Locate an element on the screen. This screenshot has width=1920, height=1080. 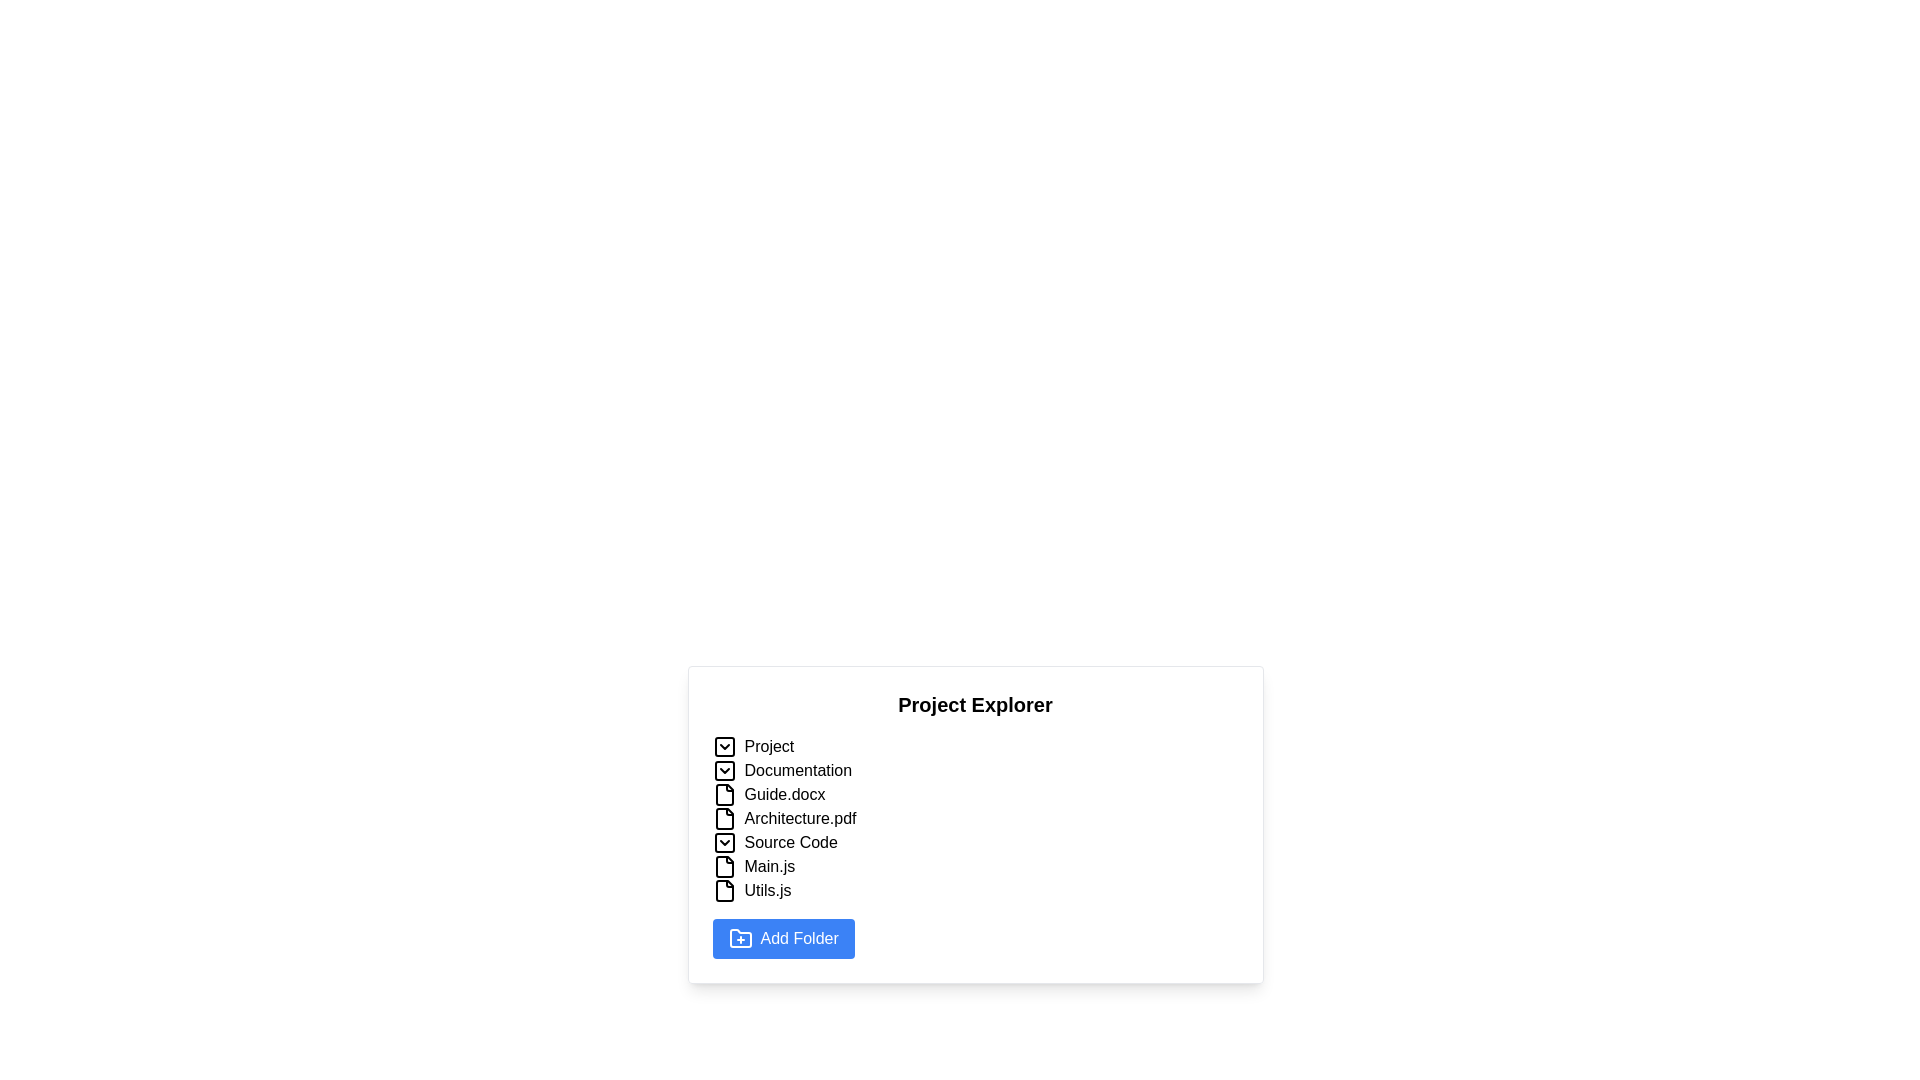
the rectangular graphical element that forms part of the dropdown indicator for the 'Documentation' folder in the 'Project Explorer' interface is located at coordinates (723, 770).